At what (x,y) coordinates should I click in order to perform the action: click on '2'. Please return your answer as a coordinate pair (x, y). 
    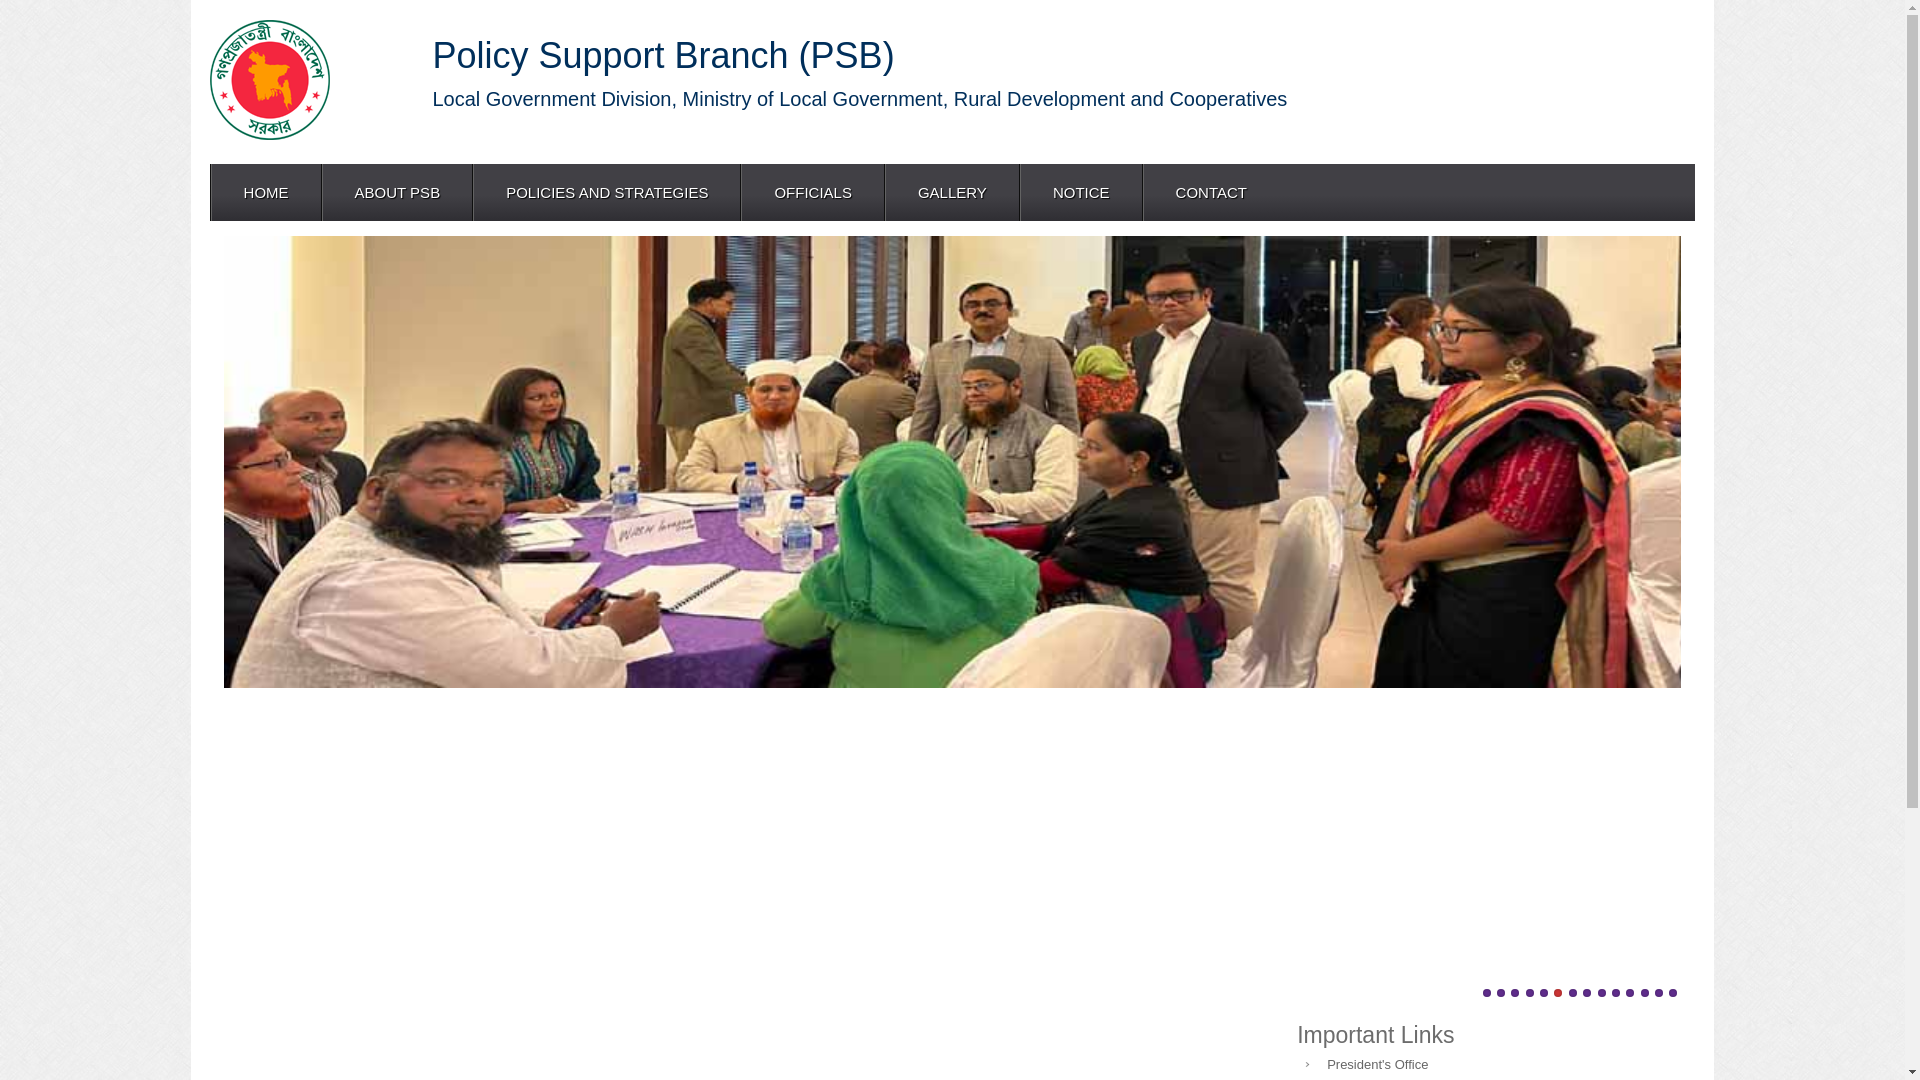
    Looking at the image, I should click on (1501, 992).